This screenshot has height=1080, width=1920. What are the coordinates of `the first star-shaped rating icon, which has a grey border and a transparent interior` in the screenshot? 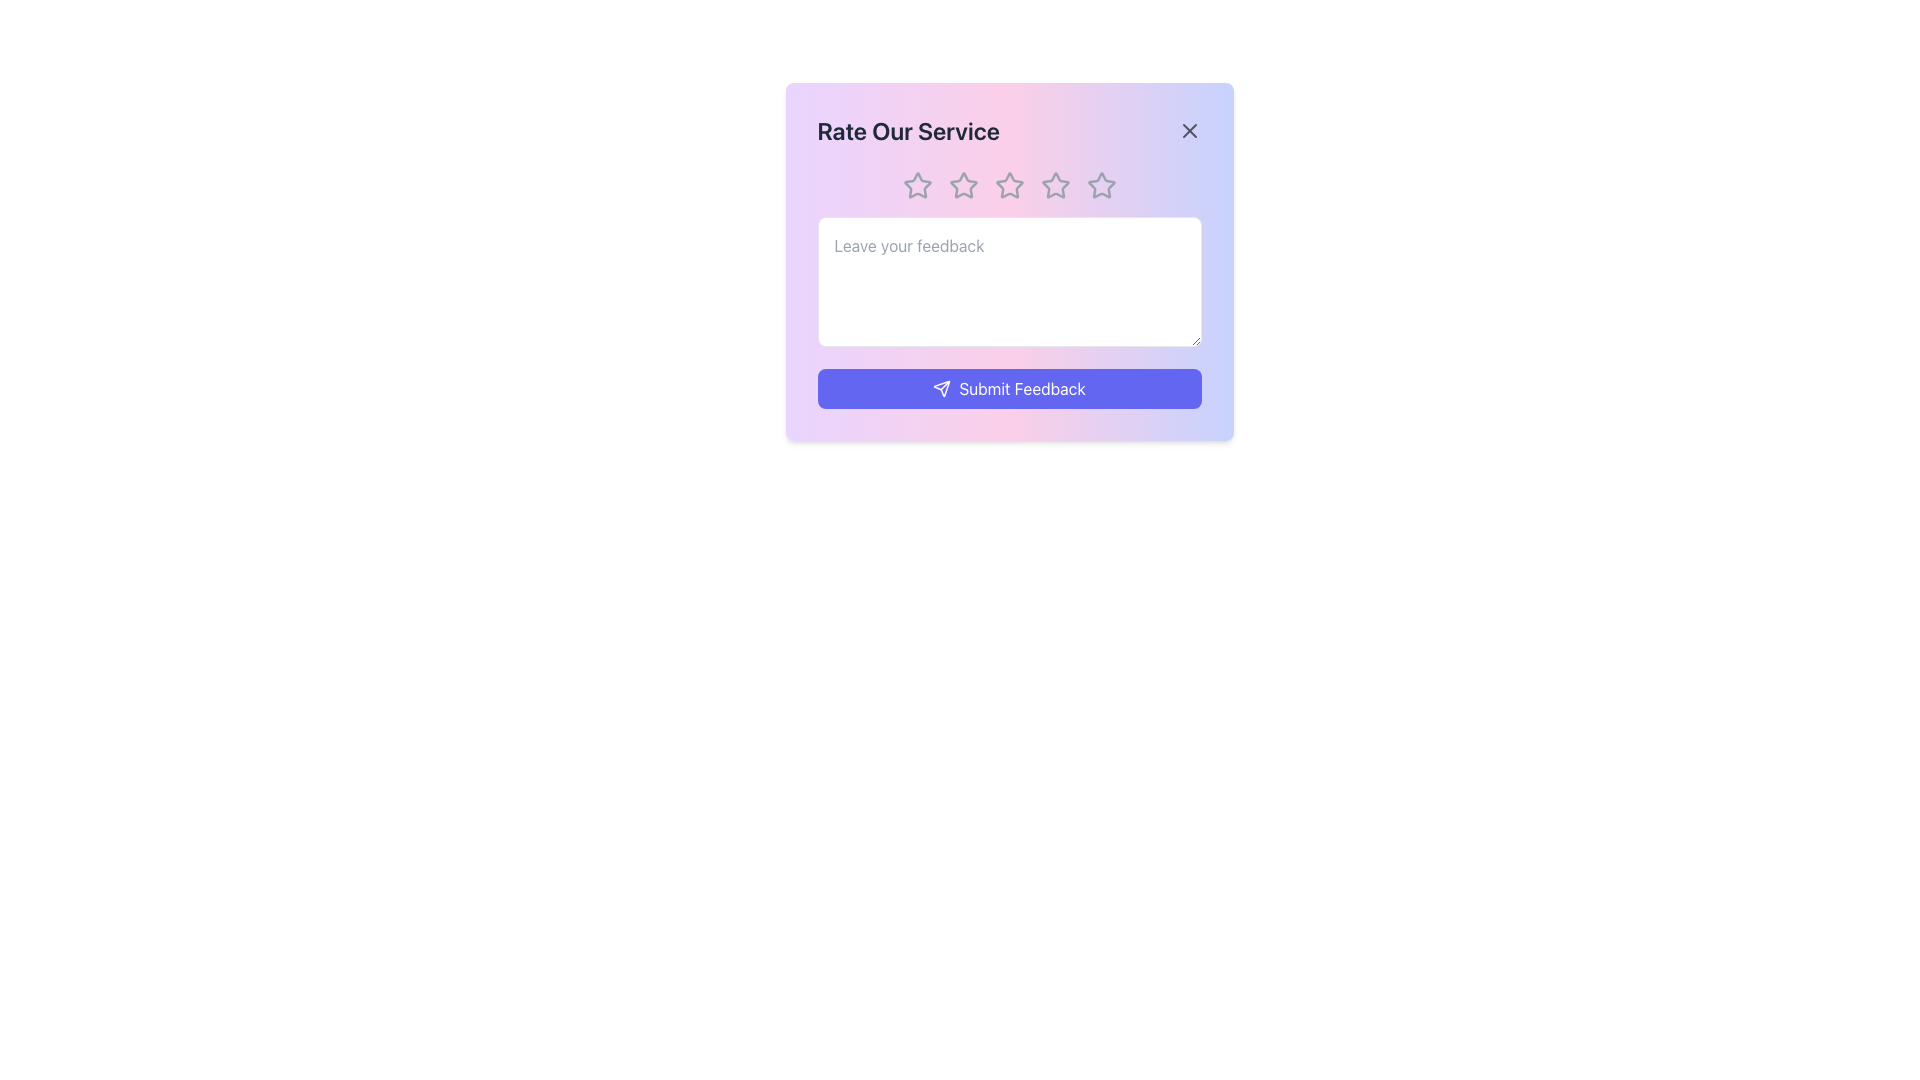 It's located at (916, 185).